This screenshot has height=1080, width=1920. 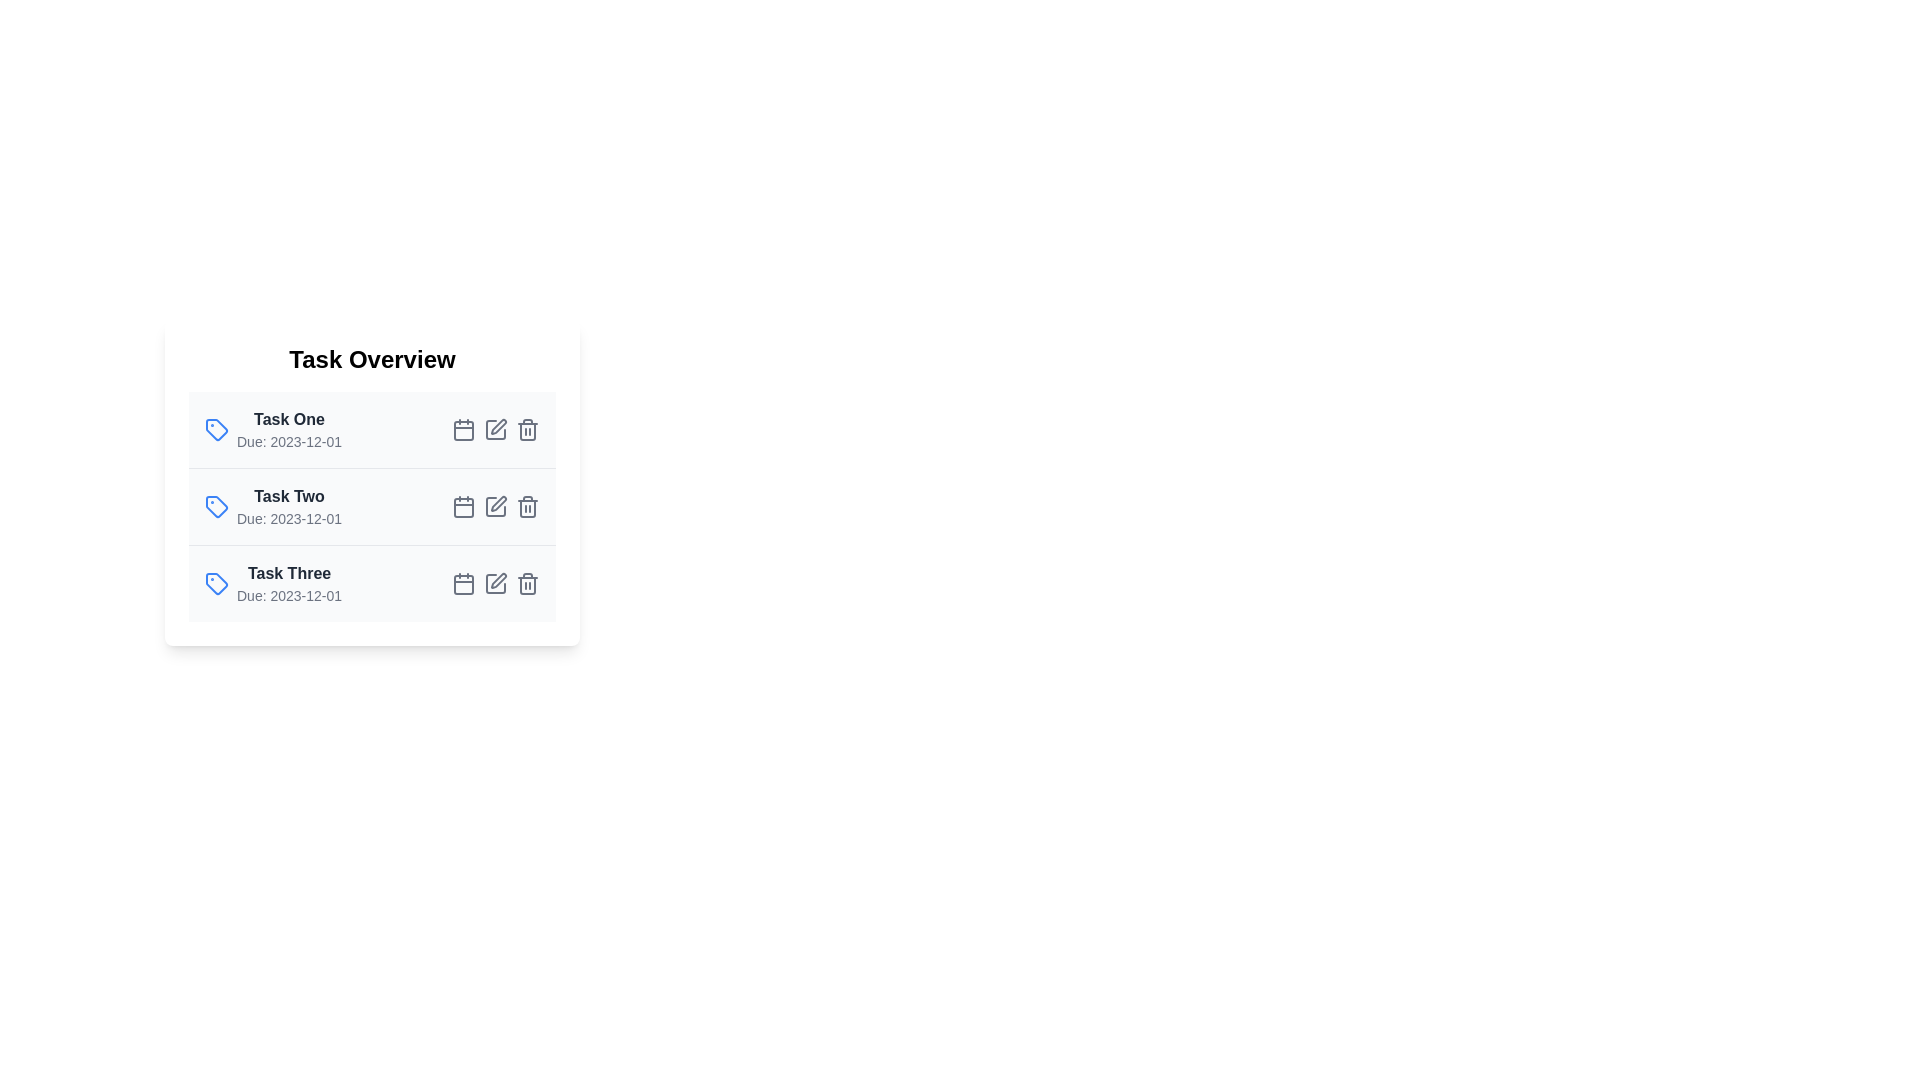 I want to click on the task entry titled 'Task Three' in the task overview card, so click(x=372, y=583).